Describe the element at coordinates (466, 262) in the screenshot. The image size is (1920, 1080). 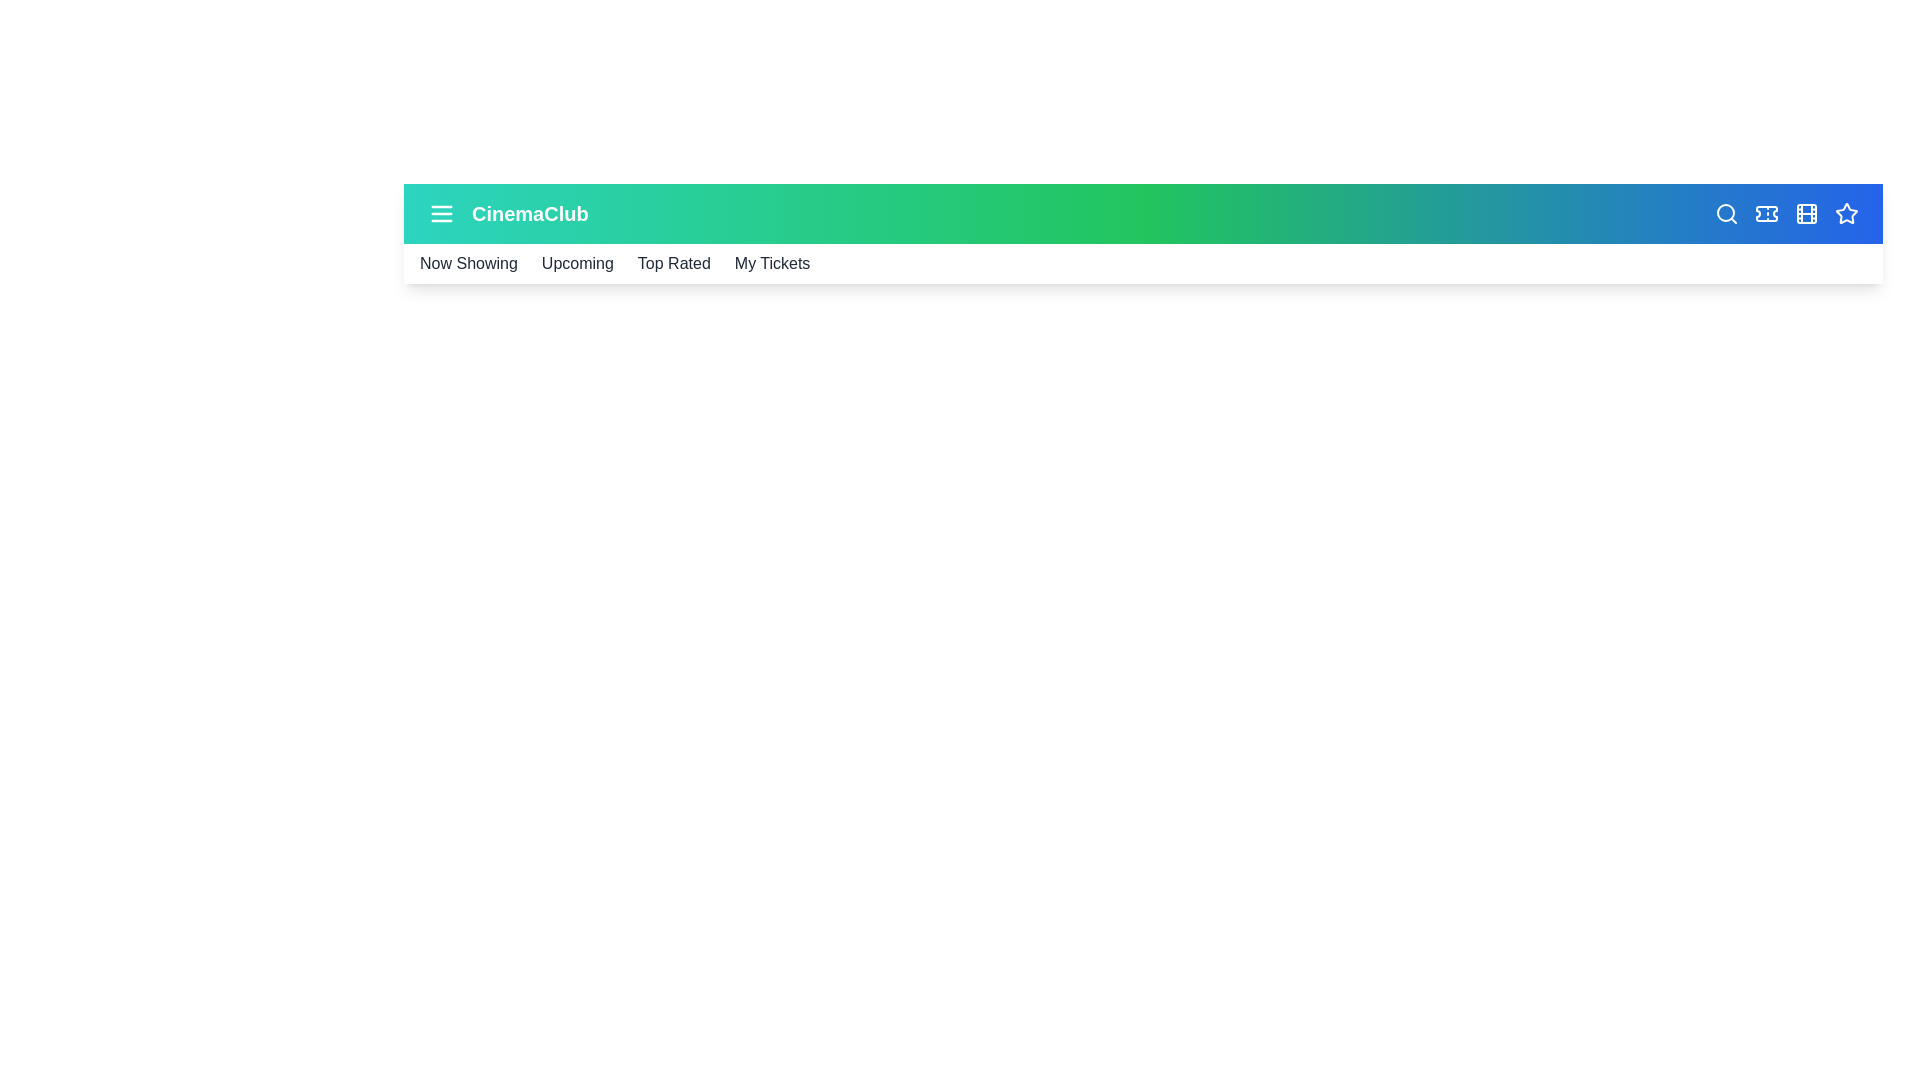
I see `the navigation link for Now Showing` at that location.